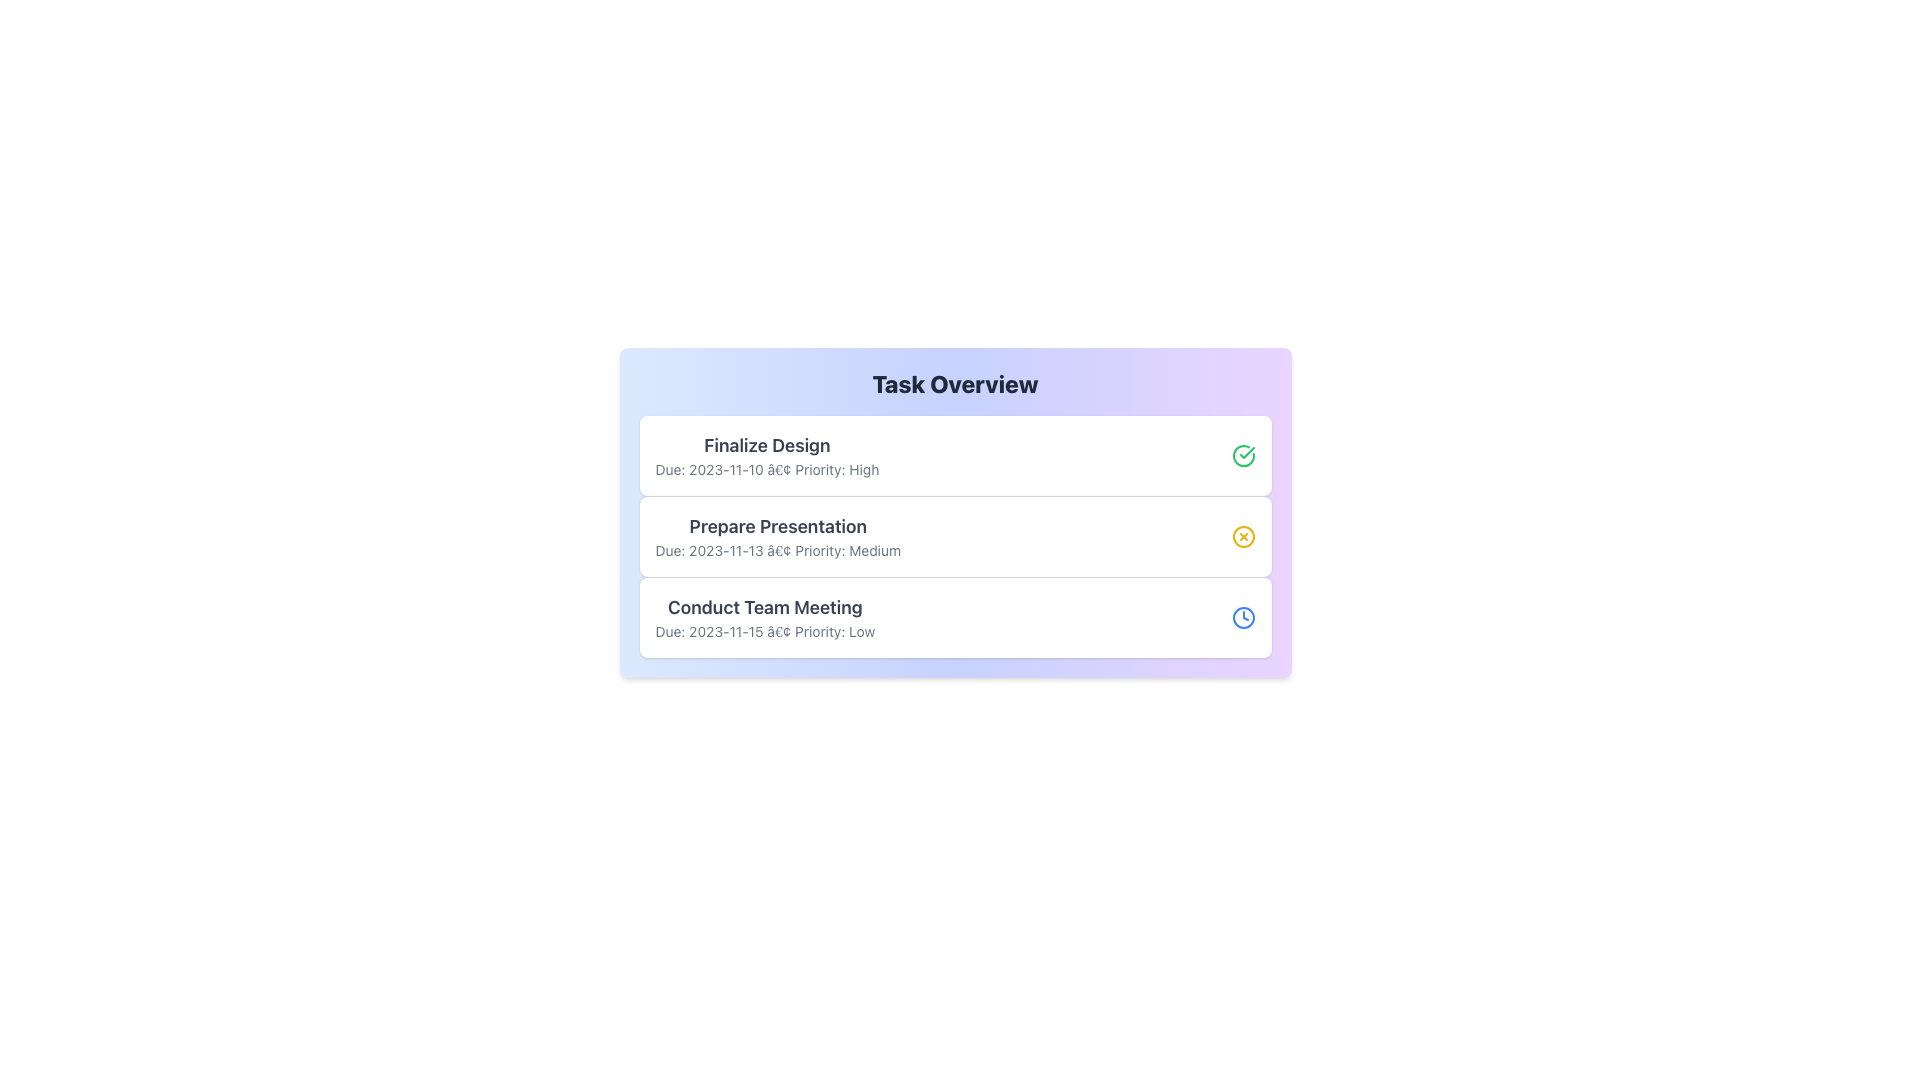 Image resolution: width=1920 pixels, height=1080 pixels. What do you see at coordinates (777, 526) in the screenshot?
I see `the text label that displays 'Prepare Presentation', which is a bold gray text centered in the second task item of a vertical list` at bounding box center [777, 526].